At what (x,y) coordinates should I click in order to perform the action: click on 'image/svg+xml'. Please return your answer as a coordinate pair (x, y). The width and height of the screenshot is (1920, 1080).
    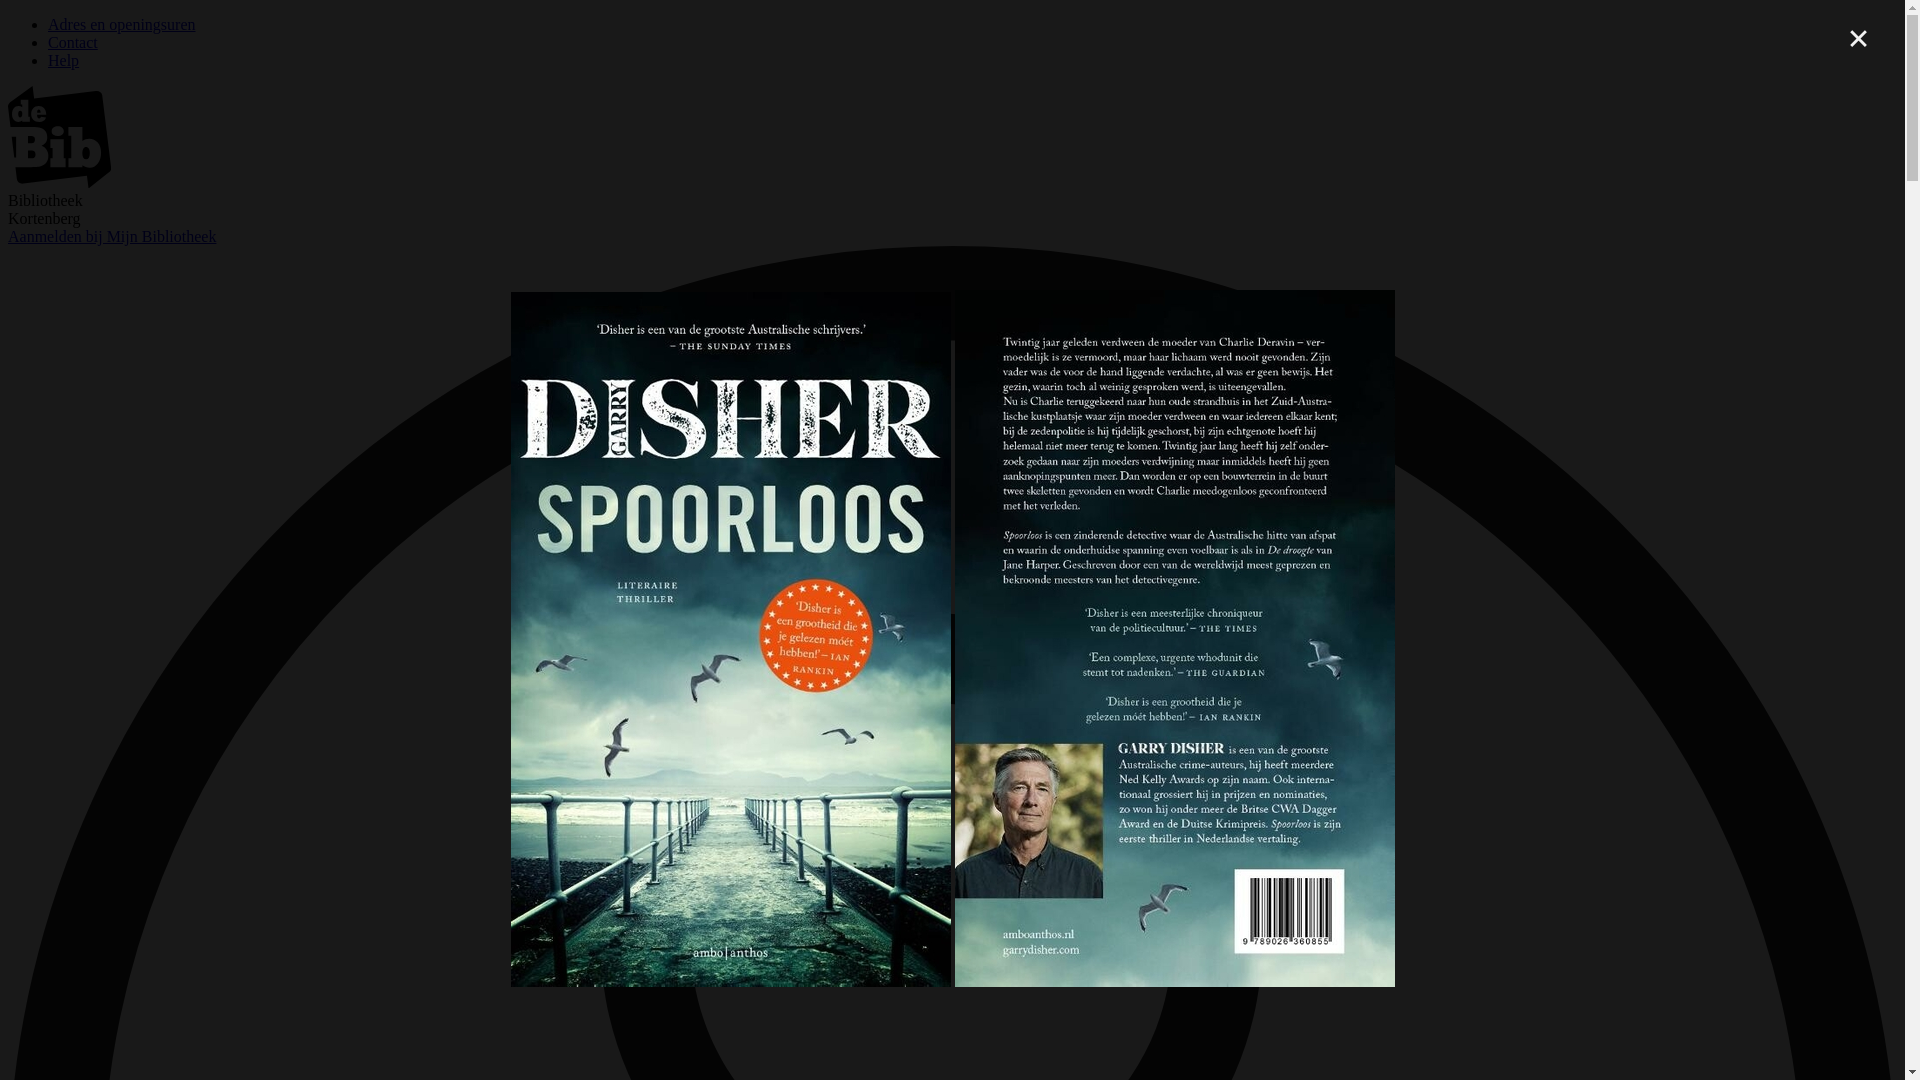
    Looking at the image, I should click on (8, 182).